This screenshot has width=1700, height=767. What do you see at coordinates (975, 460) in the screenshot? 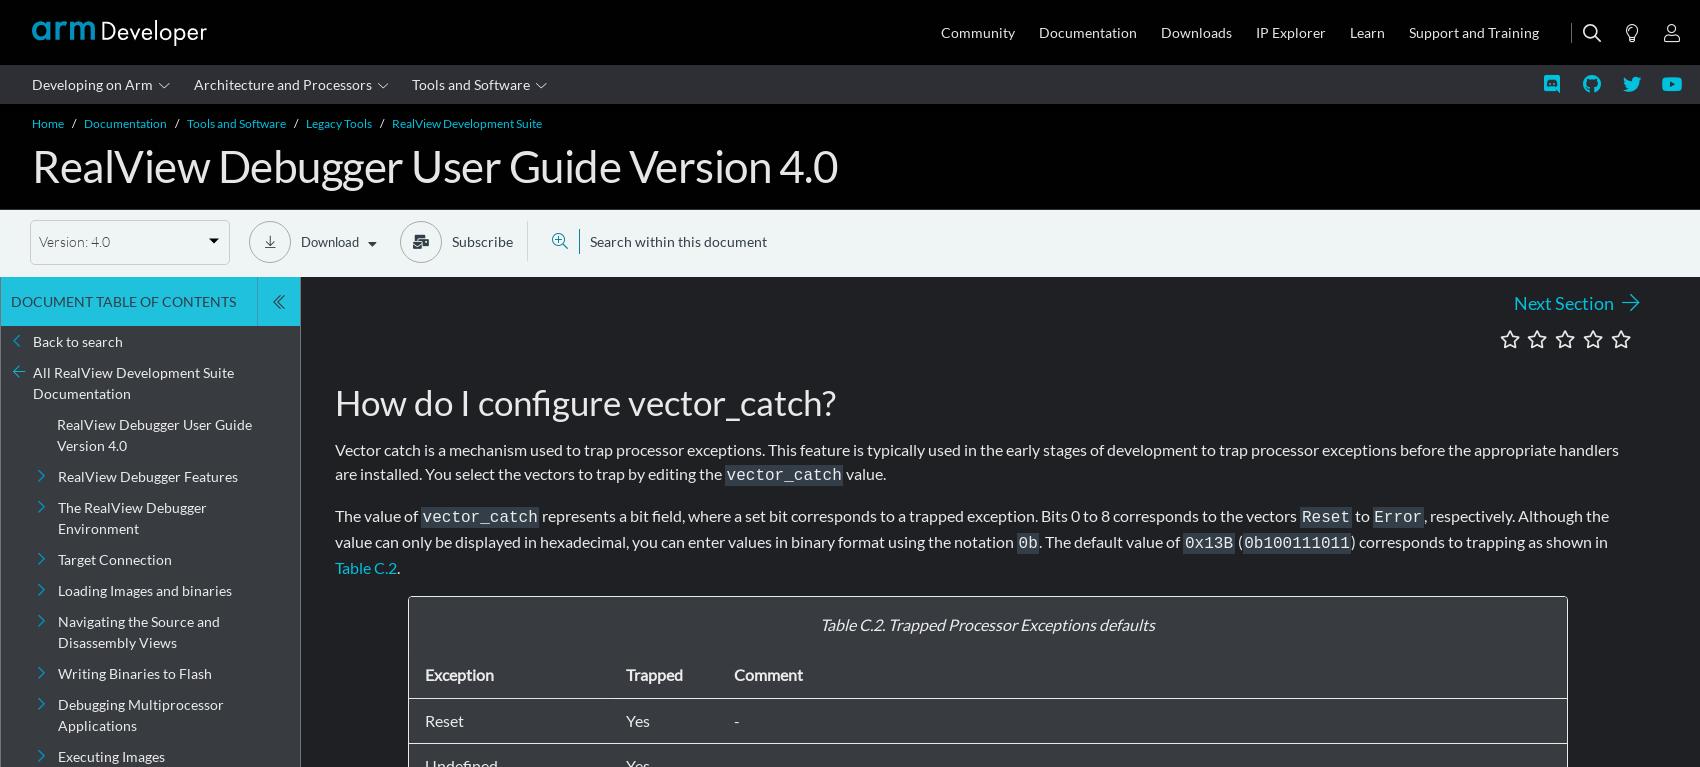
I see `'Vector catch is a mechanism used to trap processor exceptions. This feature is typically used in the early stages of development to trap processor exceptions before the appropriate handlers are installed. You select the vectors to trap by editing the'` at bounding box center [975, 460].